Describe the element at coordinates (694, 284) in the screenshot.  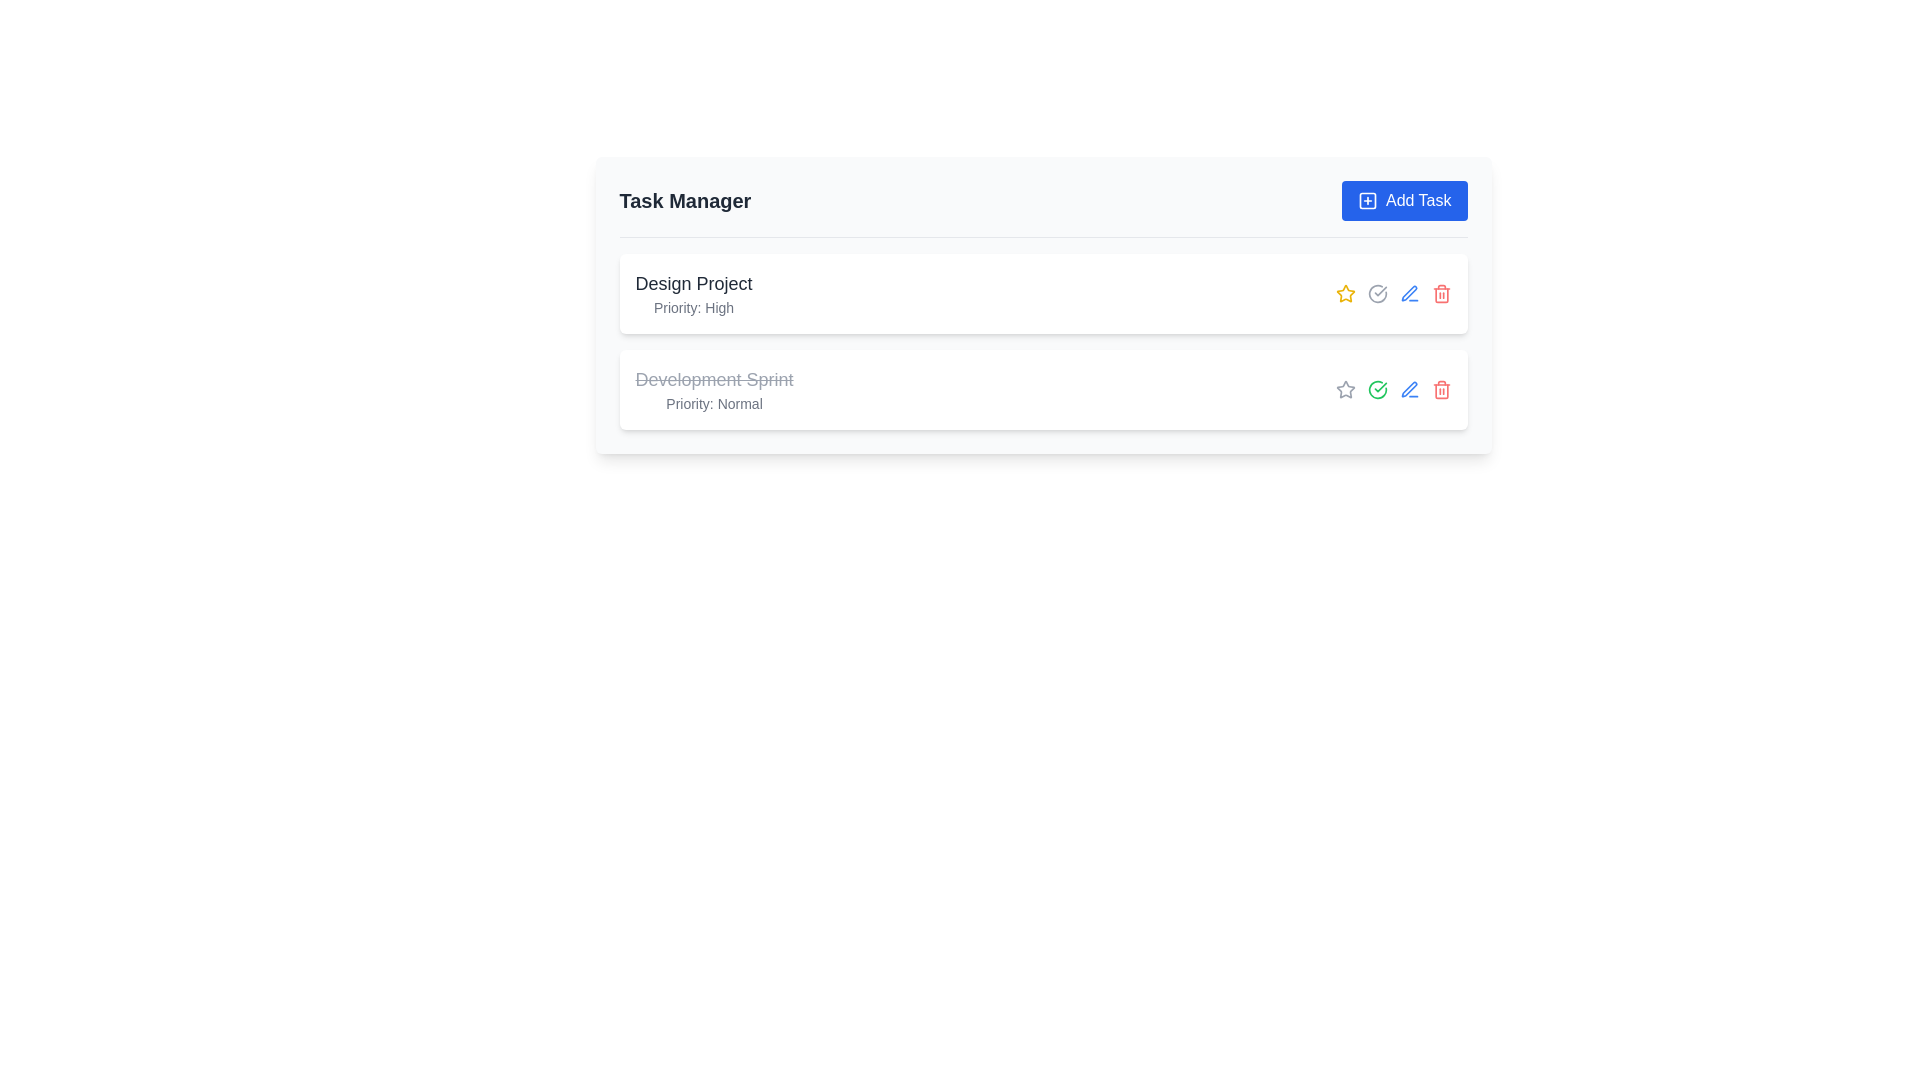
I see `the text element that says 'Design Project', which is styled with a larger font size and darker color, located at the top left of the main task list, above the 'Priority: High' text` at that location.